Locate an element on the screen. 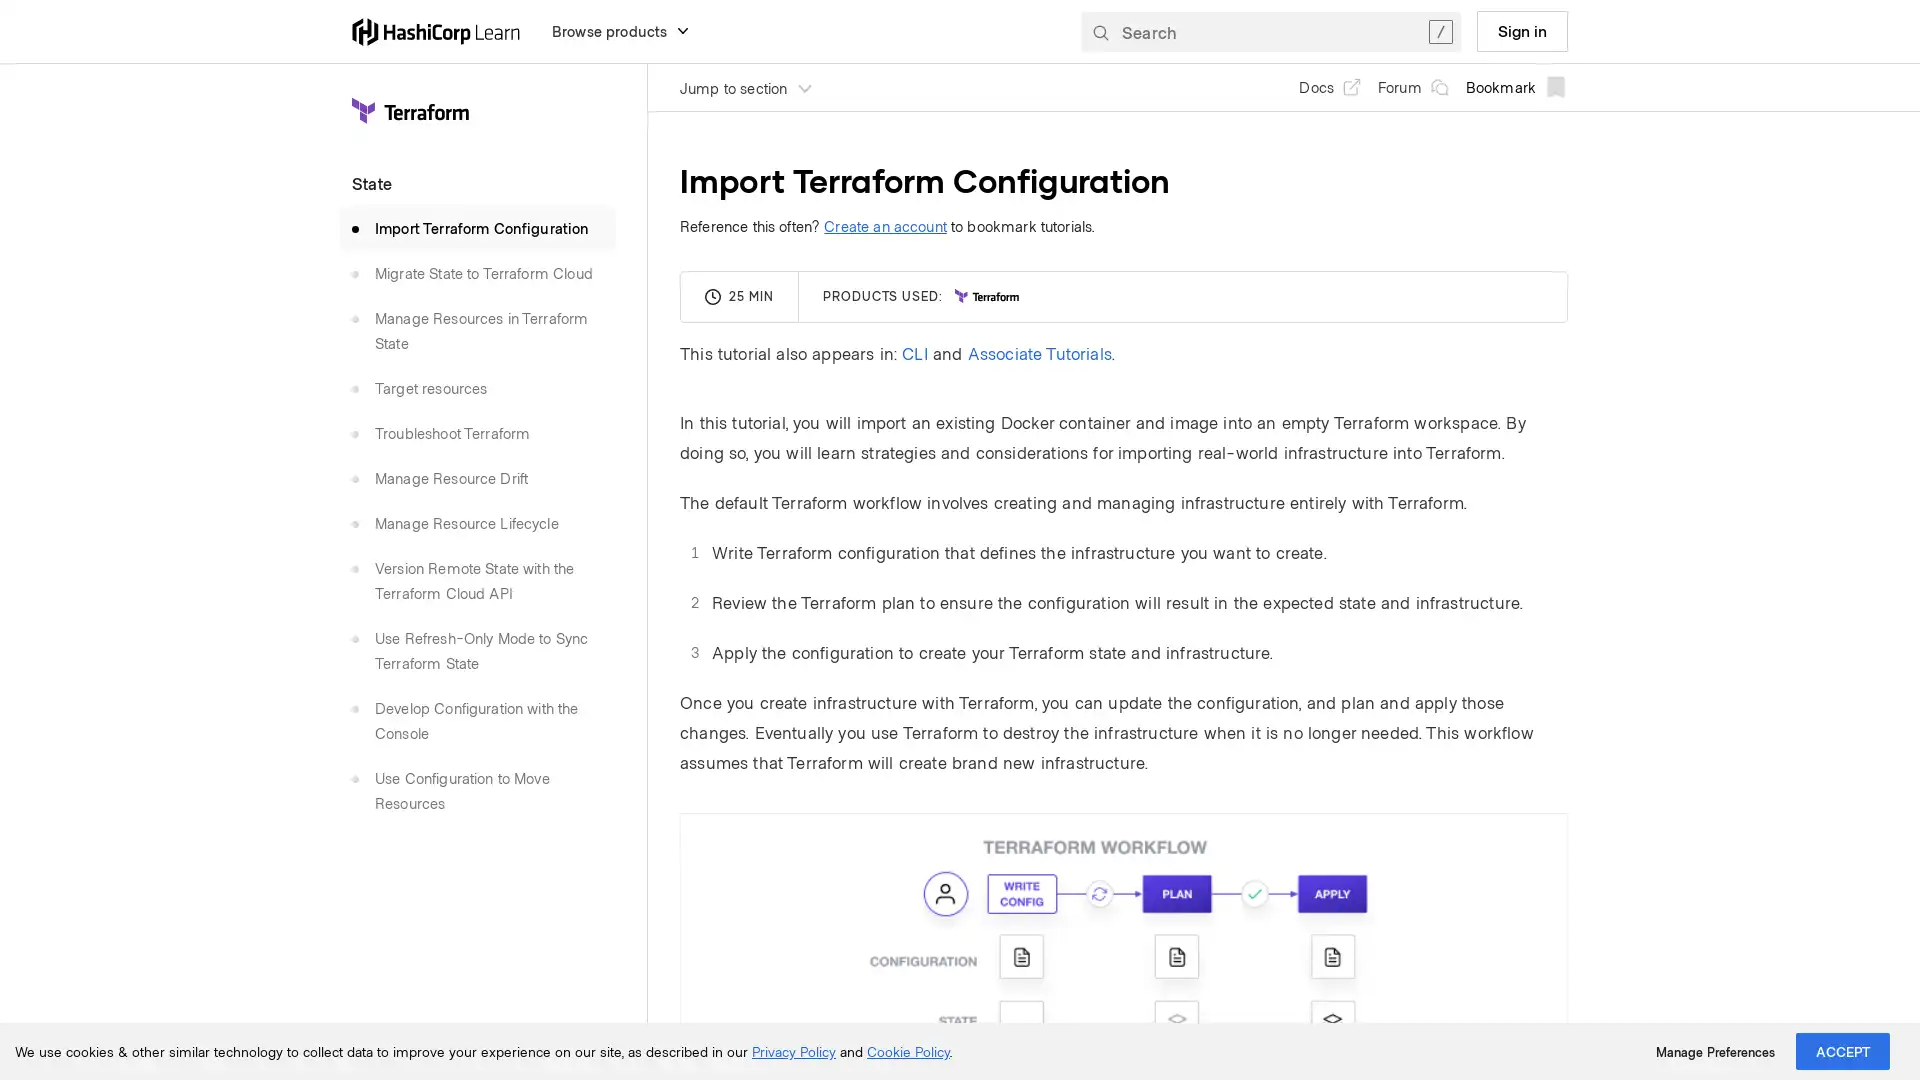 This screenshot has width=1920, height=1080. Jump to section is located at coordinates (746, 86).